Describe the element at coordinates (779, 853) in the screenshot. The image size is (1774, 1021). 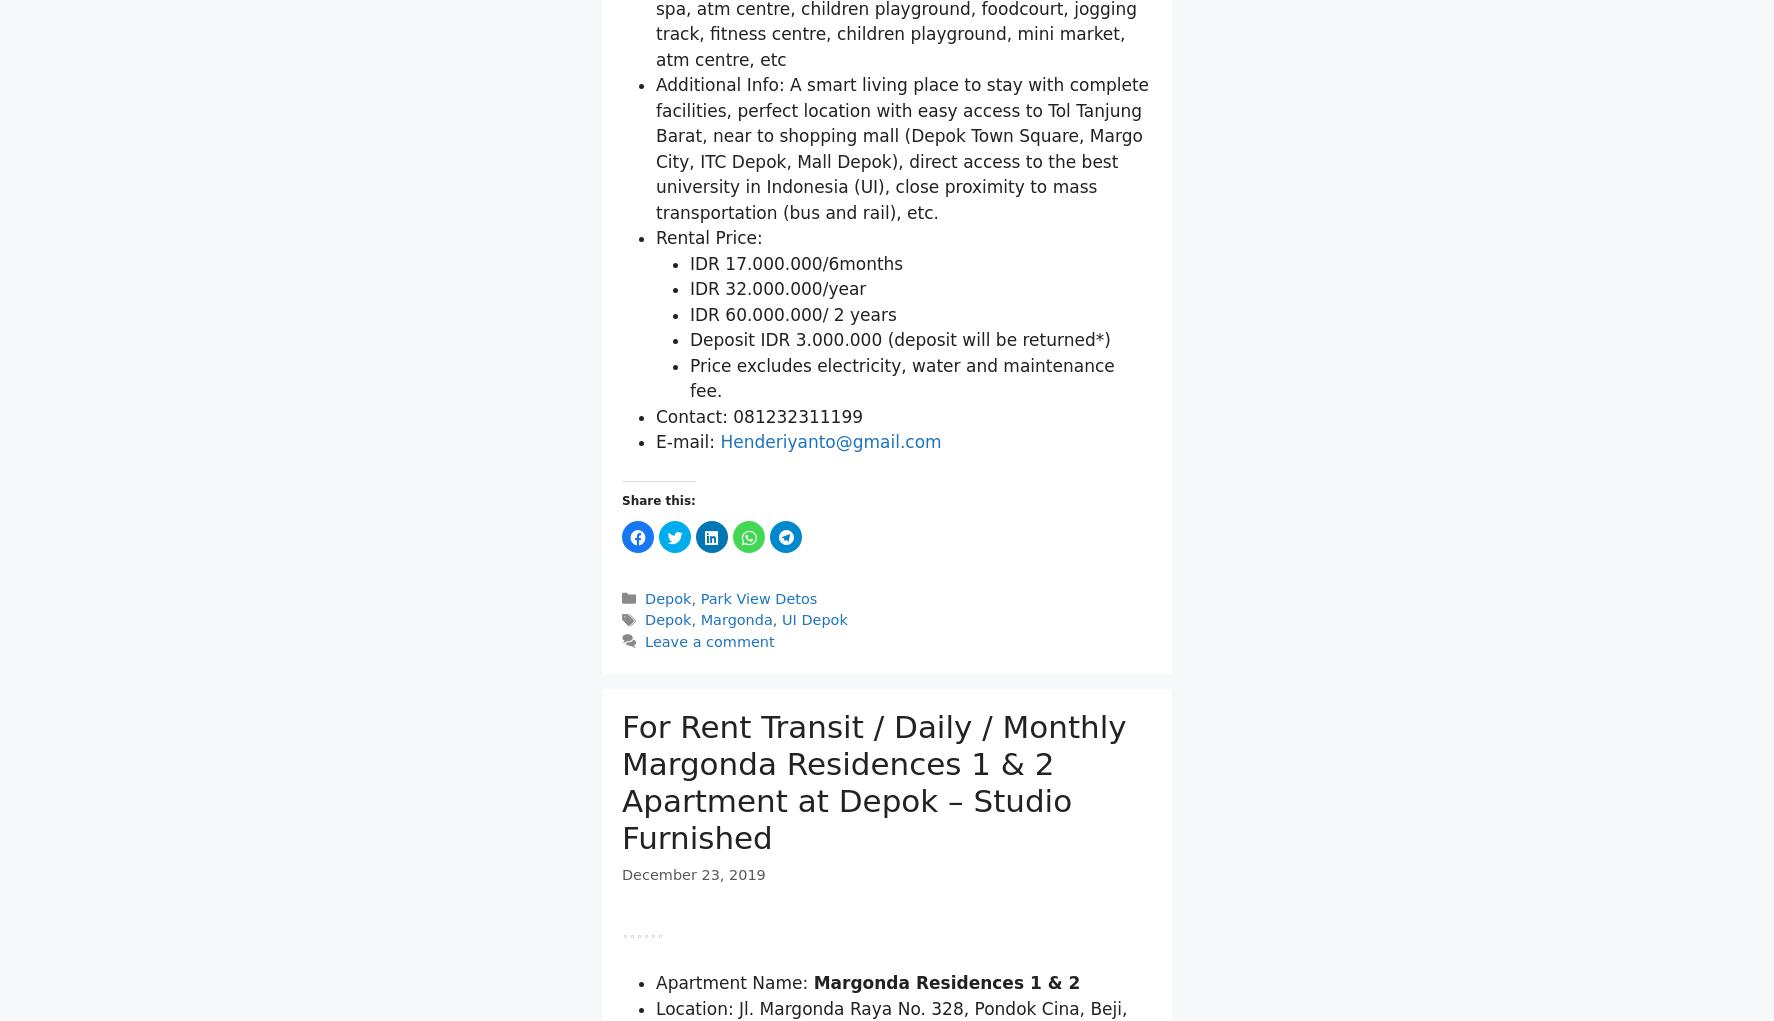
I see `'UI Depok'` at that location.